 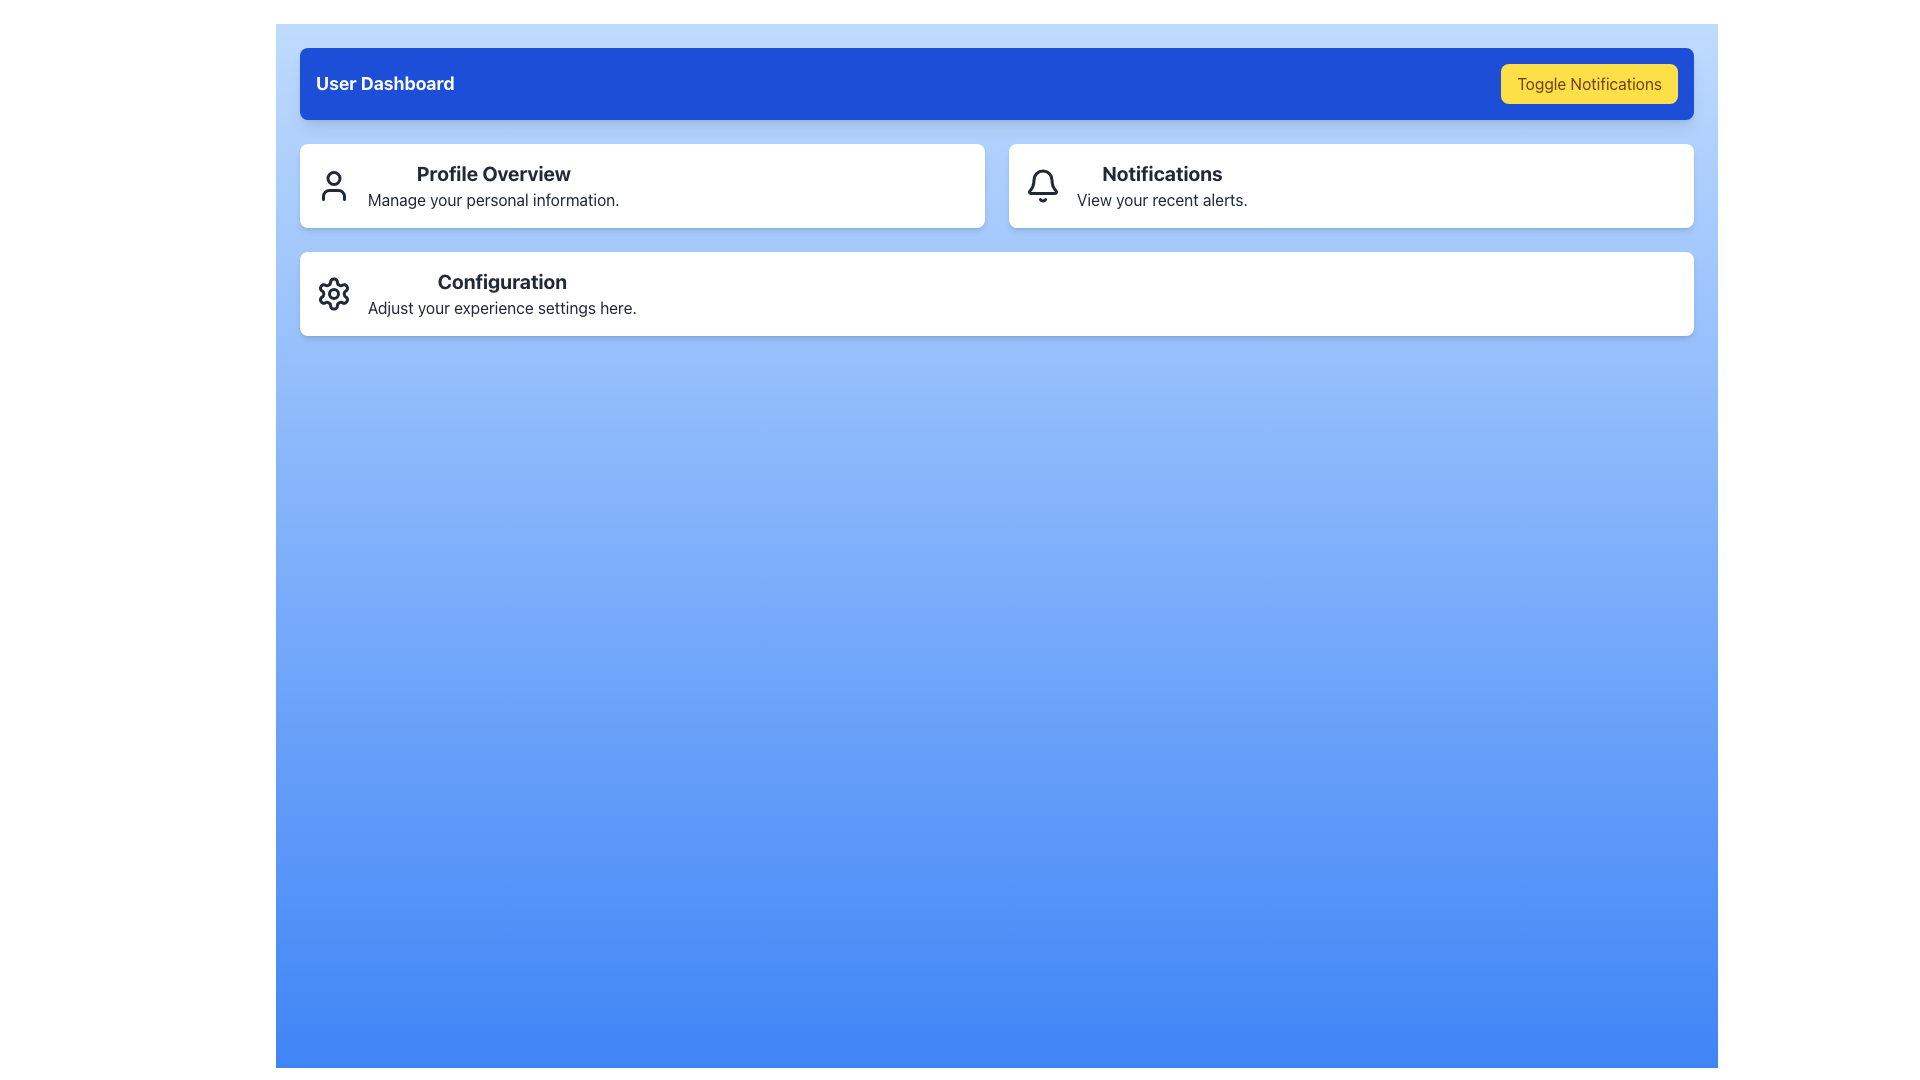 I want to click on the header text indicating notifications, which is located above 'View your recent alerts' in the upper-right section of the main content area, so click(x=1162, y=172).